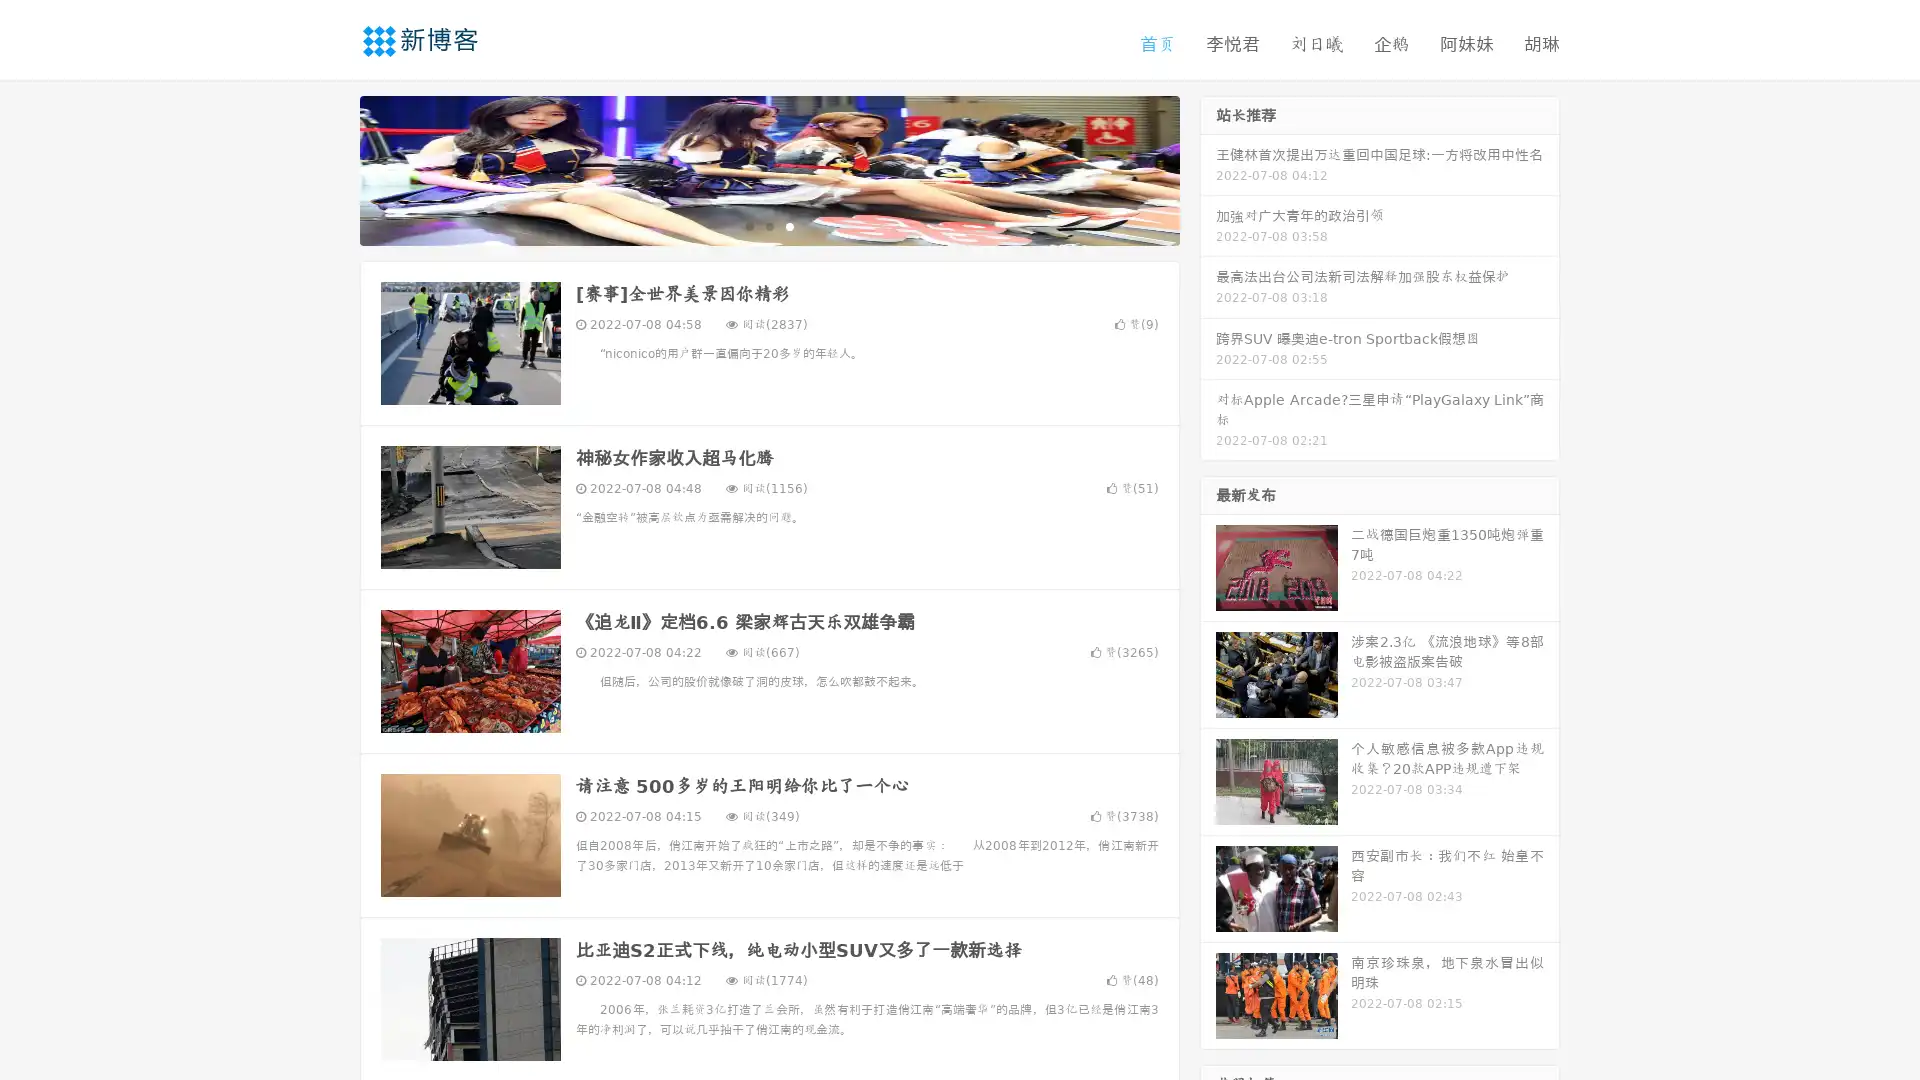 Image resolution: width=1920 pixels, height=1080 pixels. I want to click on Next slide, so click(1208, 168).